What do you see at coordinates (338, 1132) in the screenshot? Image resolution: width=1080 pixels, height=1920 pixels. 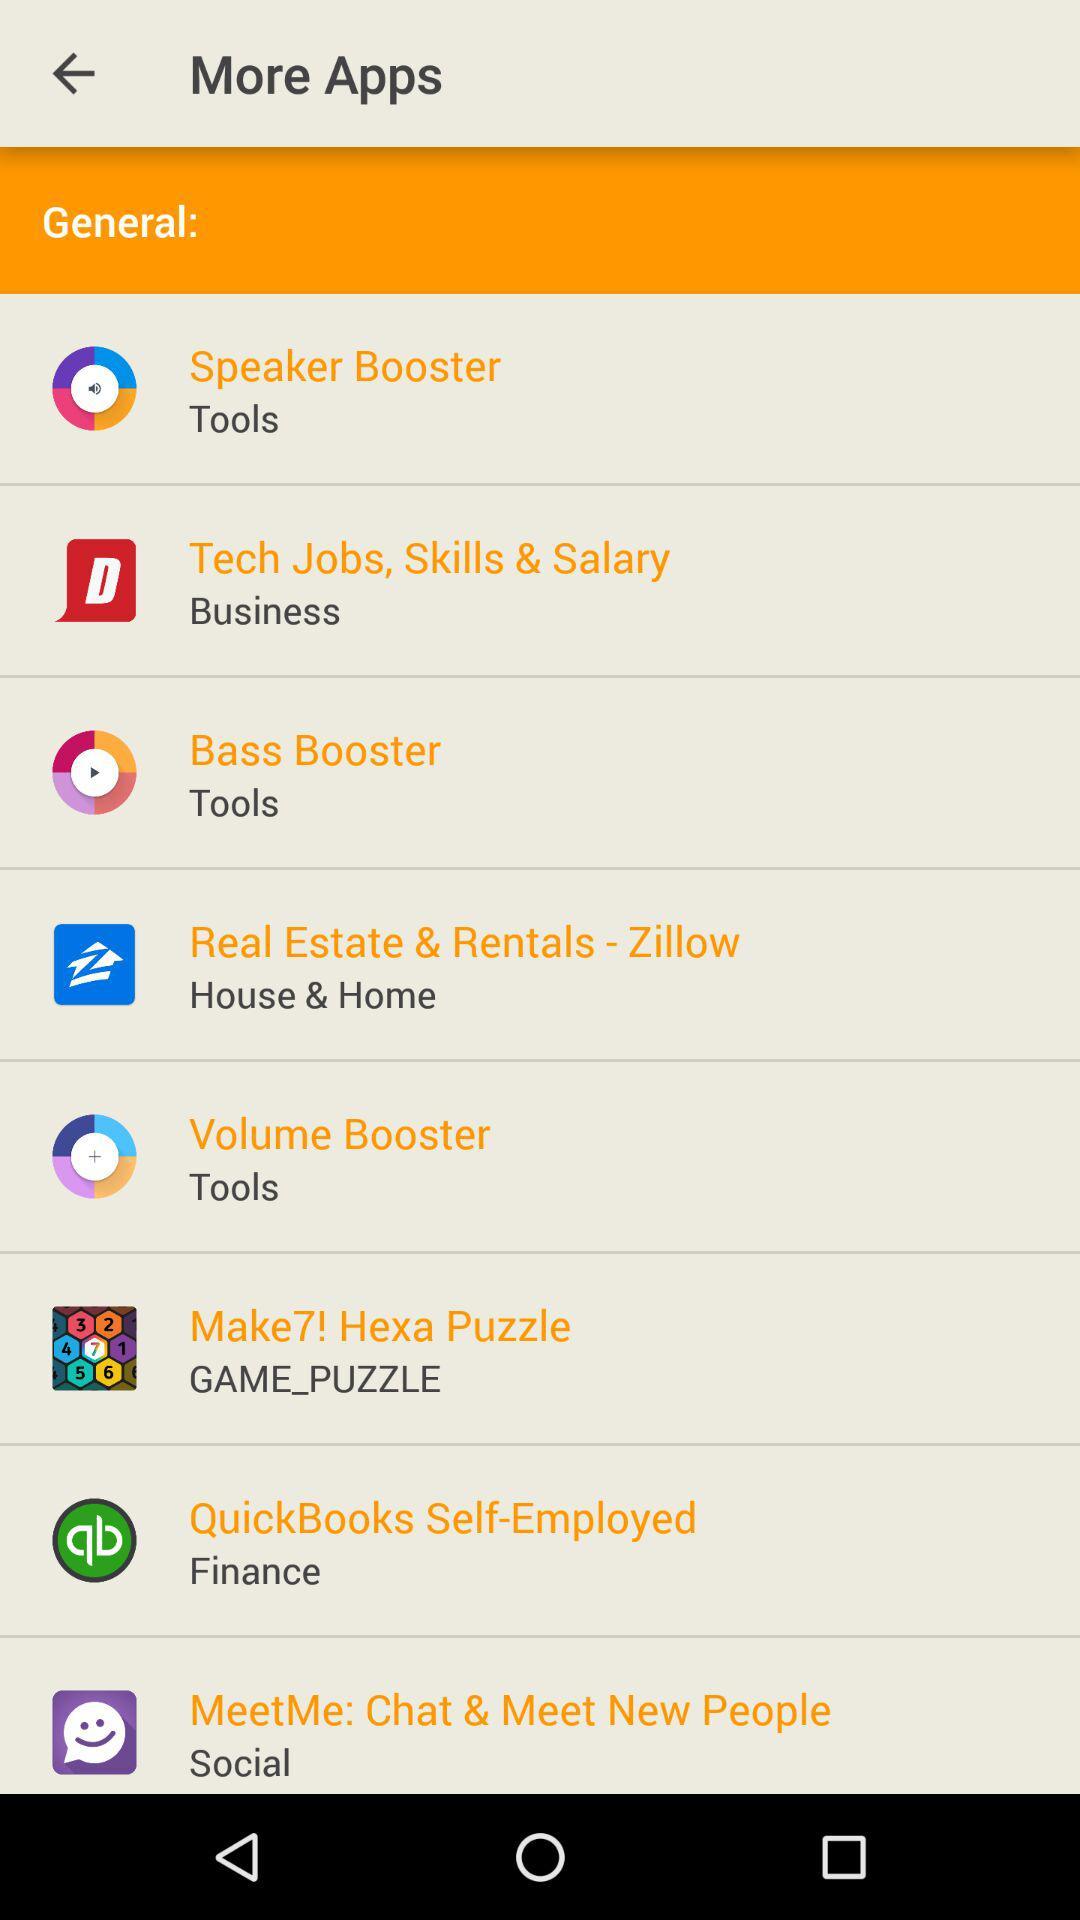 I see `the volume booster item` at bounding box center [338, 1132].